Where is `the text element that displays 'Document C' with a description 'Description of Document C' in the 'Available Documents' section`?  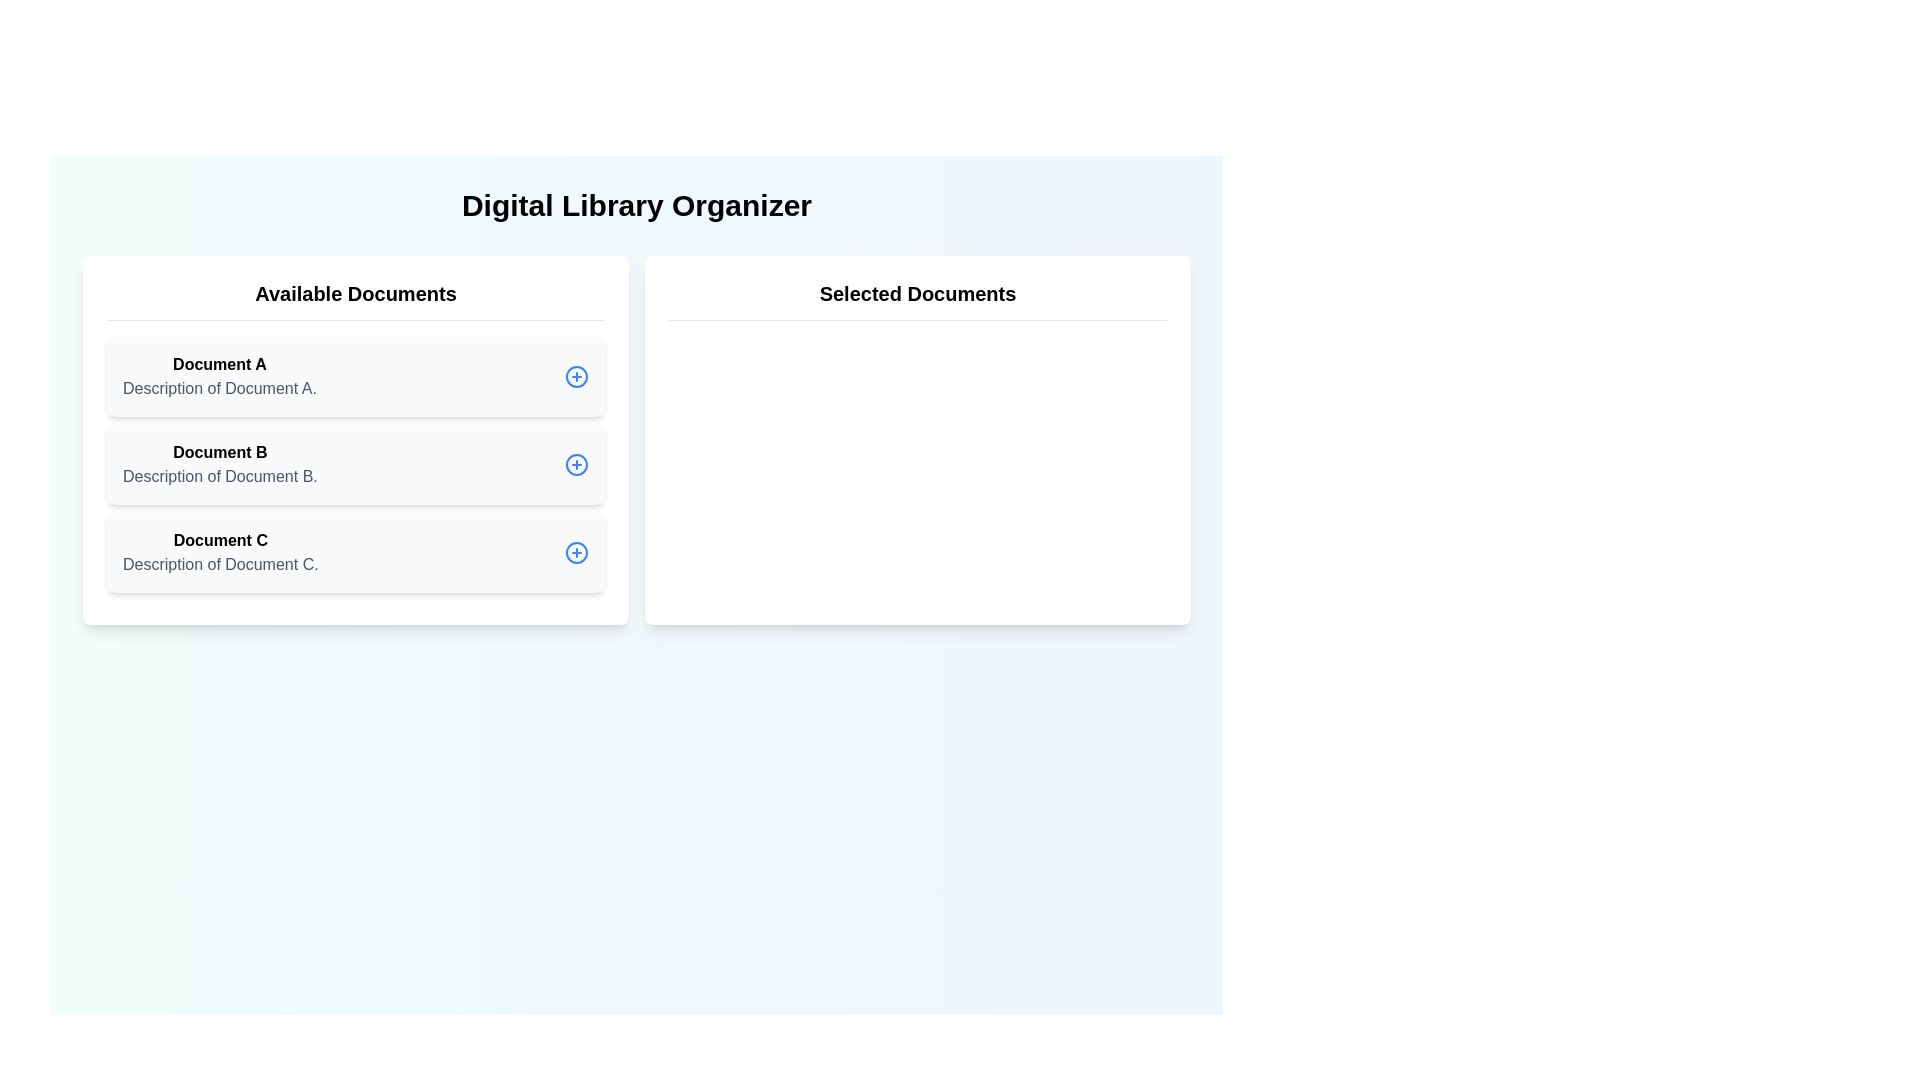 the text element that displays 'Document C' with a description 'Description of Document C' in the 'Available Documents' section is located at coordinates (220, 552).